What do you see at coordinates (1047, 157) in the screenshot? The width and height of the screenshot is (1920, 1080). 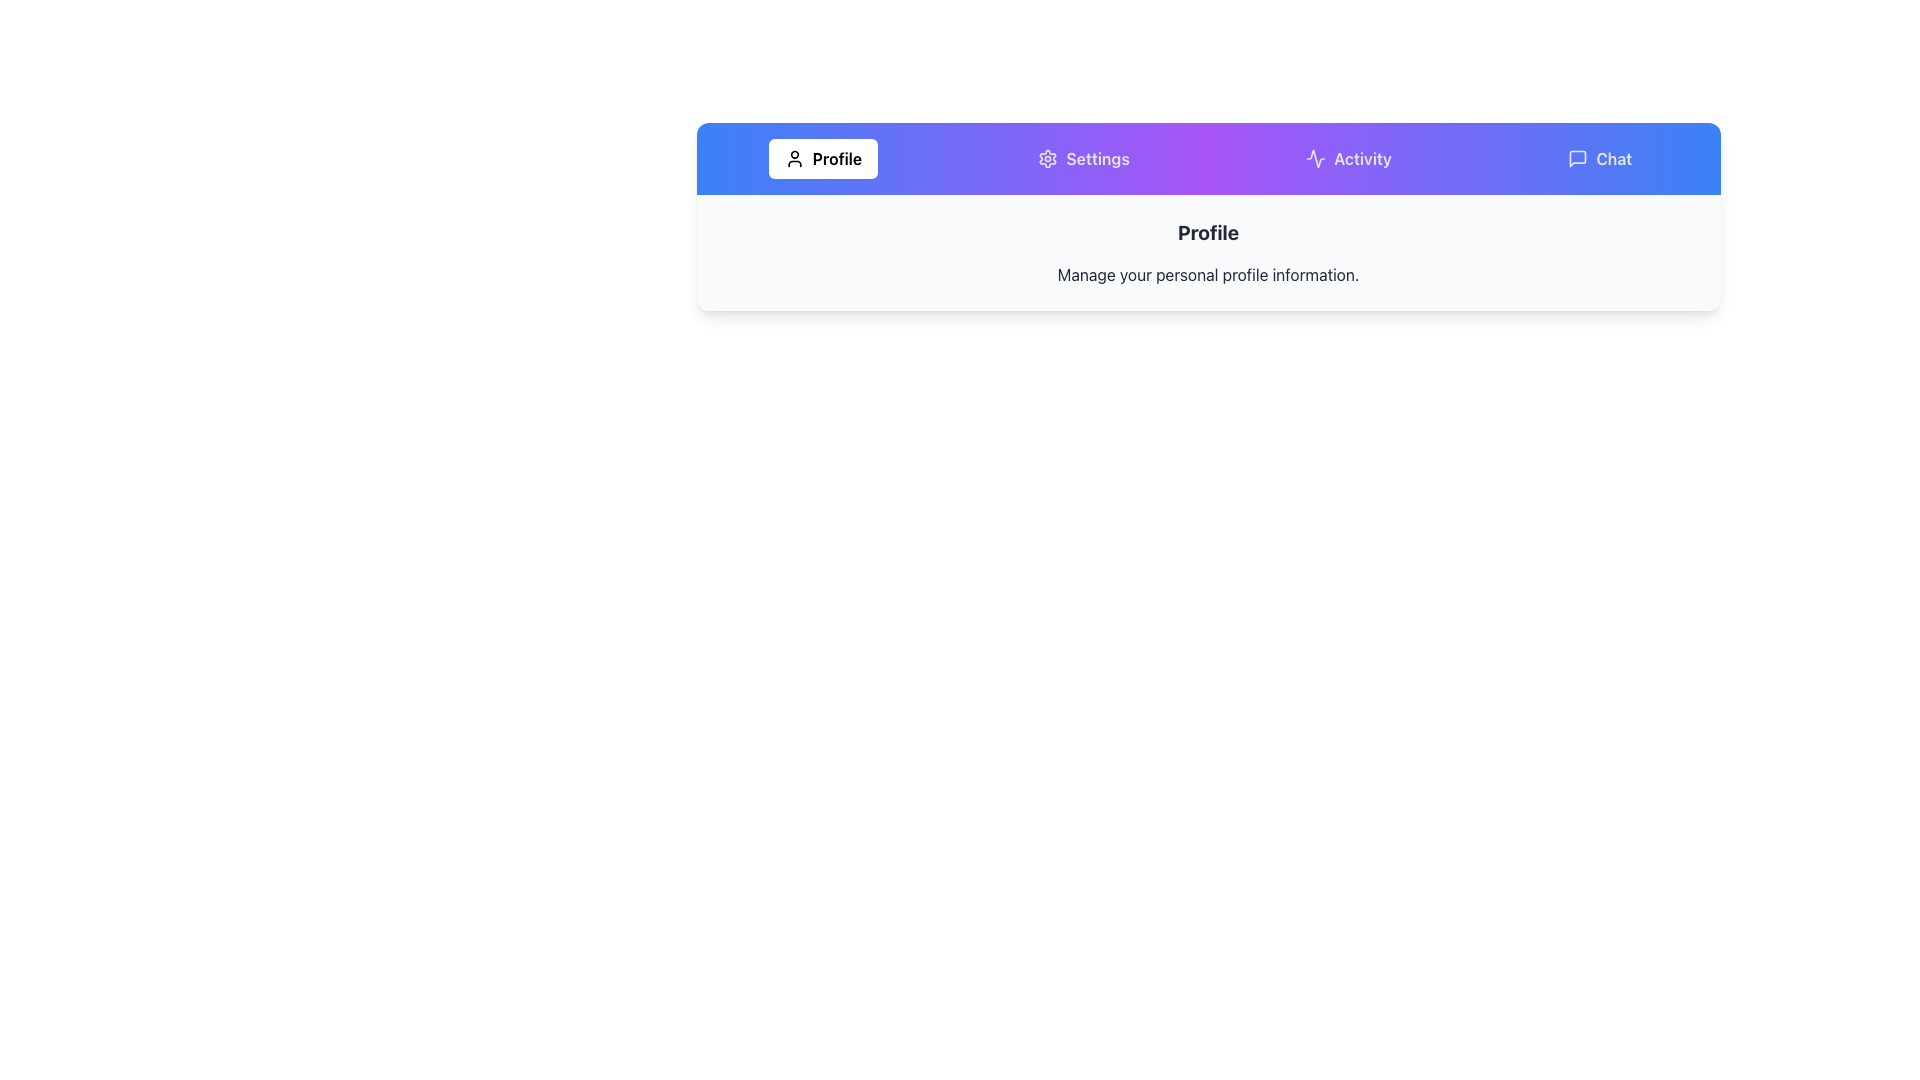 I see `the decorative icon that serves as a visual indicator for the 'Settings' navigation option, which is located to the left of the text 'Settings' in the navigation bar` at bounding box center [1047, 157].